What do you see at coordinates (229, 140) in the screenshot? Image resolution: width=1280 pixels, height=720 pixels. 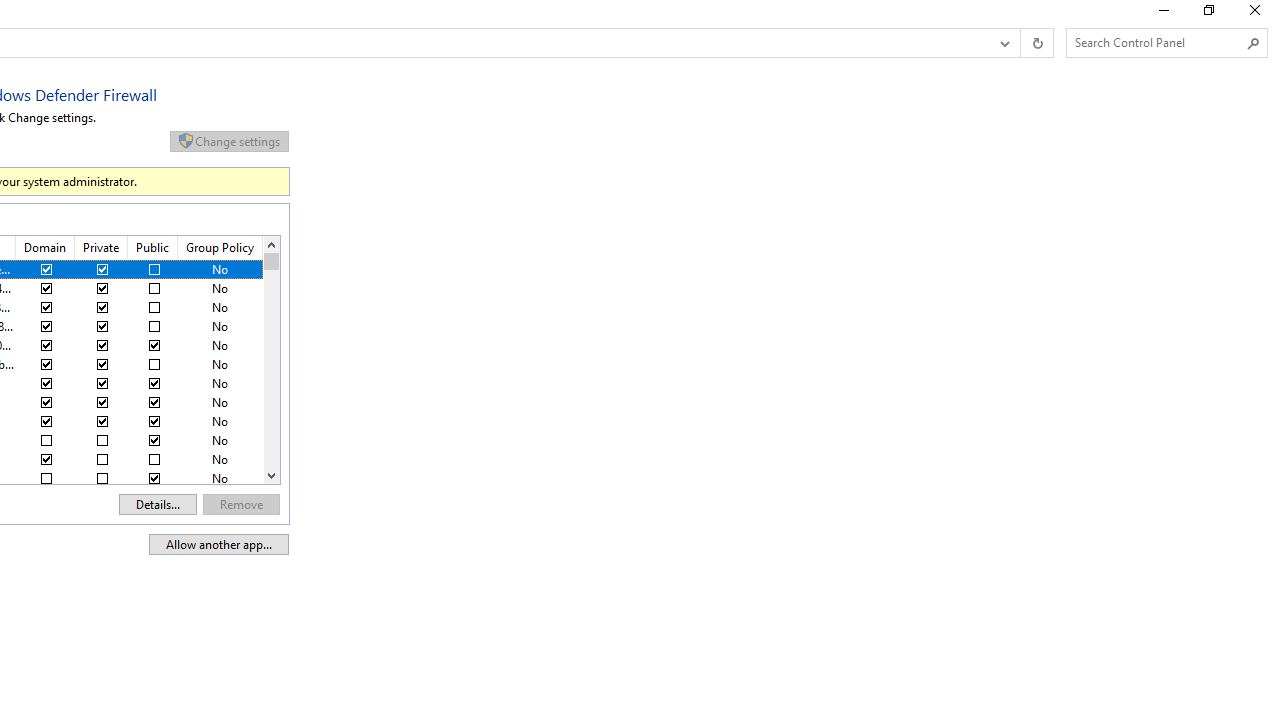 I see `'Change settings'` at bounding box center [229, 140].